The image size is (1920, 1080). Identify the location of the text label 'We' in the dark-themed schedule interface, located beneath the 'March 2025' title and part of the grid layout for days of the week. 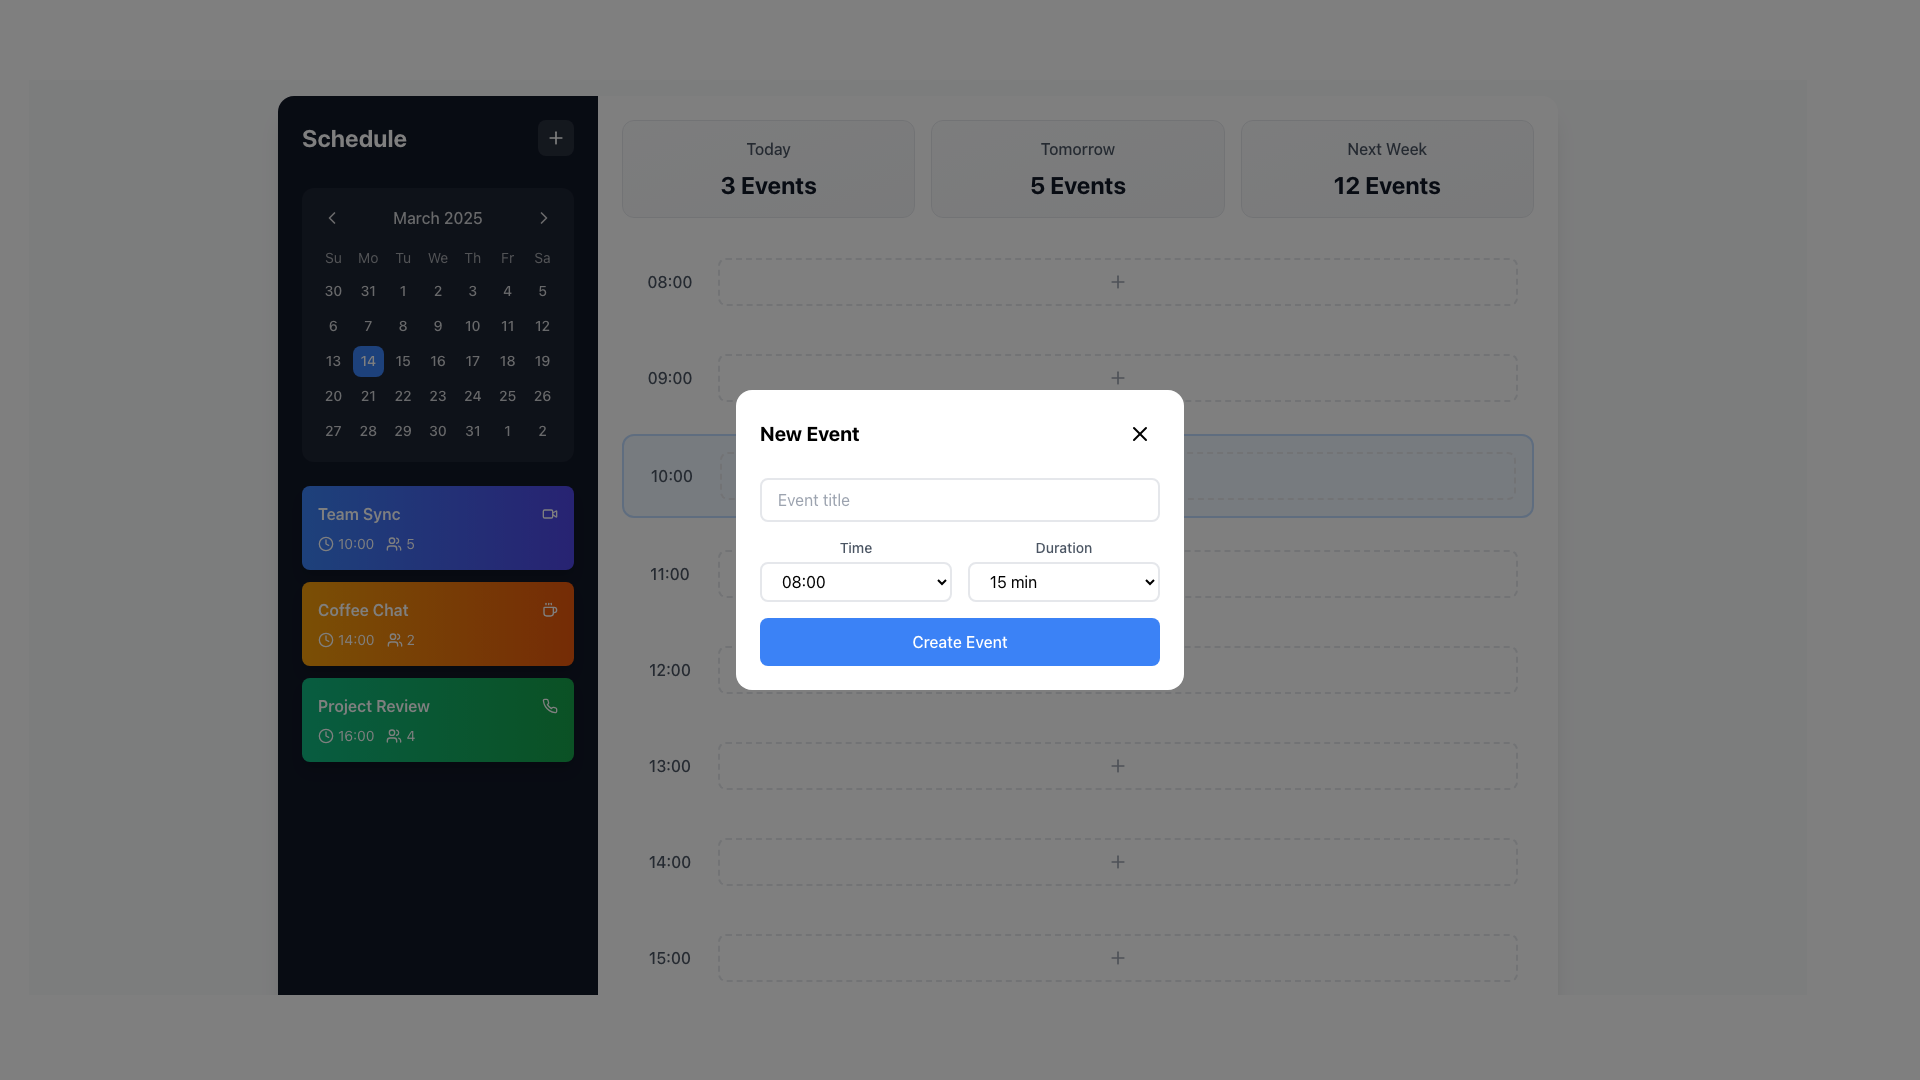
(436, 257).